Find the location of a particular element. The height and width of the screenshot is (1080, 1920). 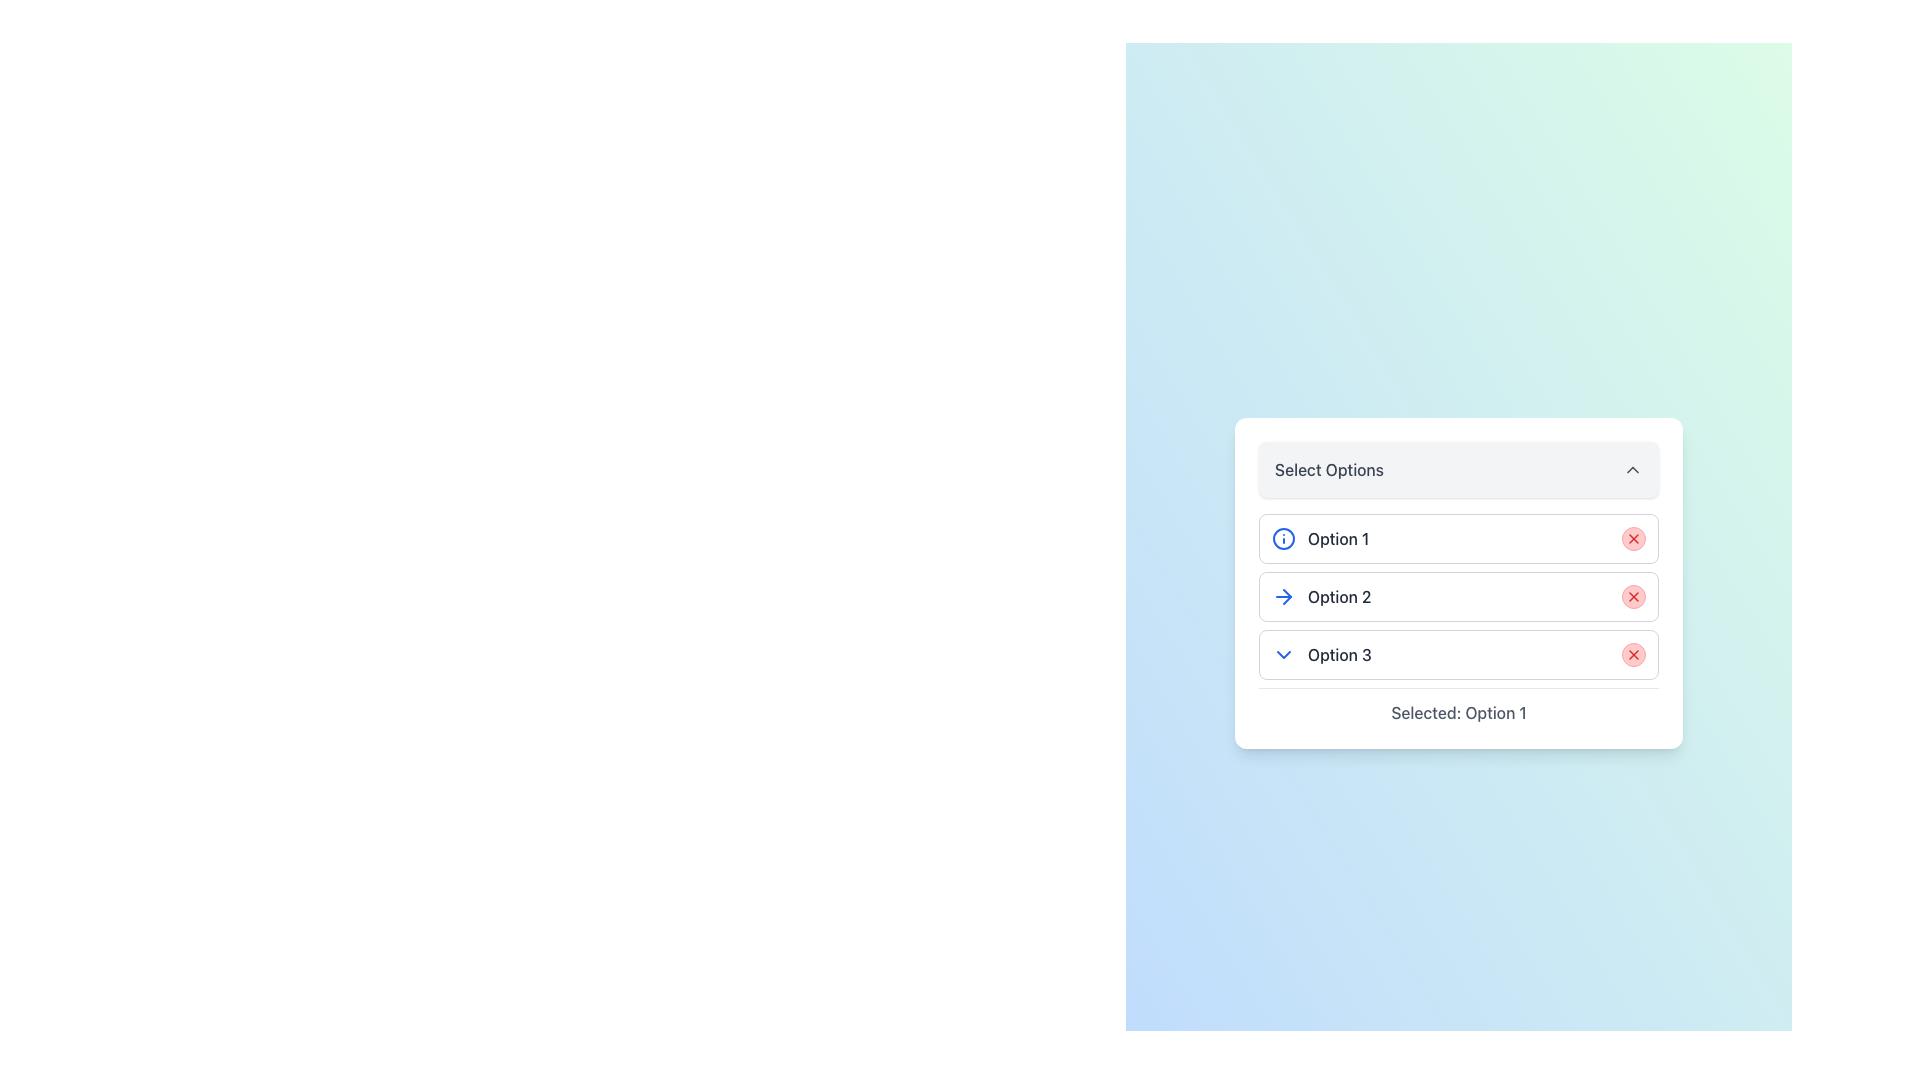

the text label that reads 'Selected: Option 1', styled with a medium-sized gray font, located at the bottom of a white rectangular panel containing multiple options is located at coordinates (1459, 711).